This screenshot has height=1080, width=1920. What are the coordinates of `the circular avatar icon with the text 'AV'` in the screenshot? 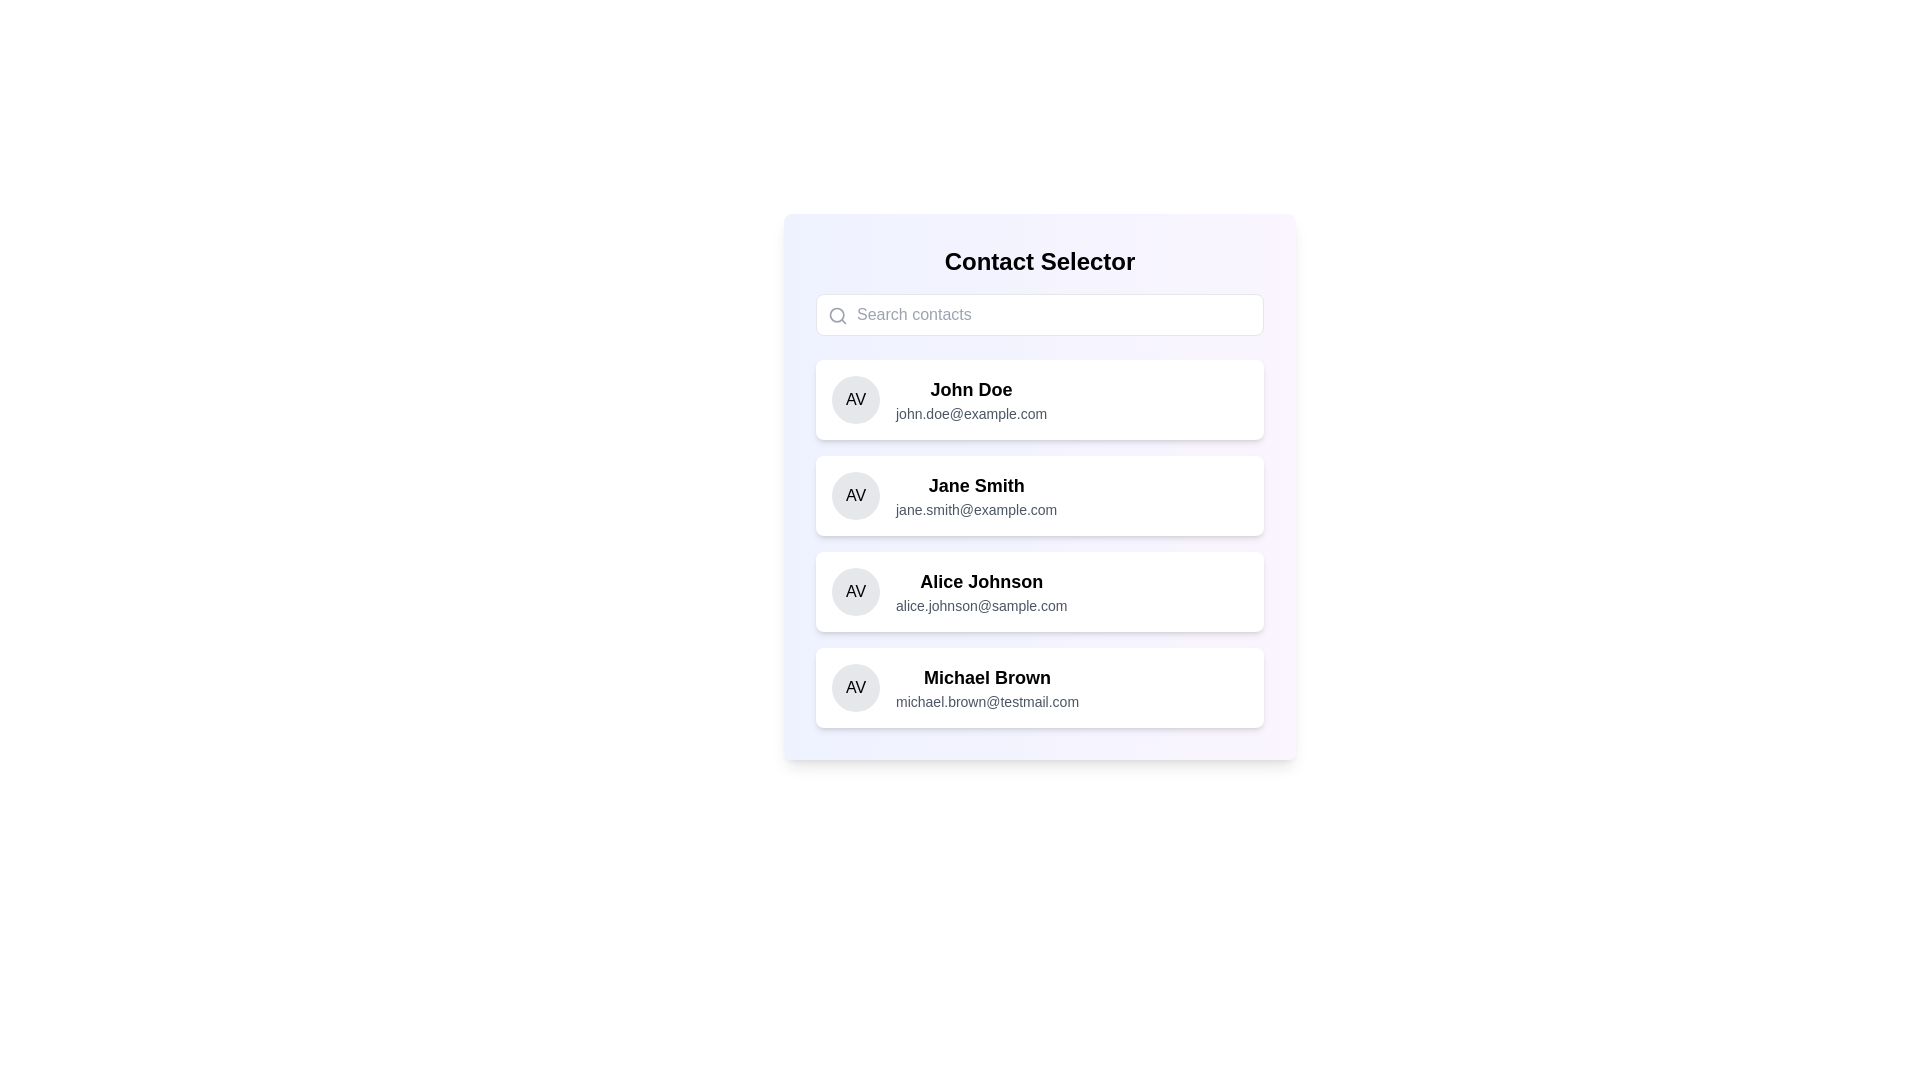 It's located at (855, 686).